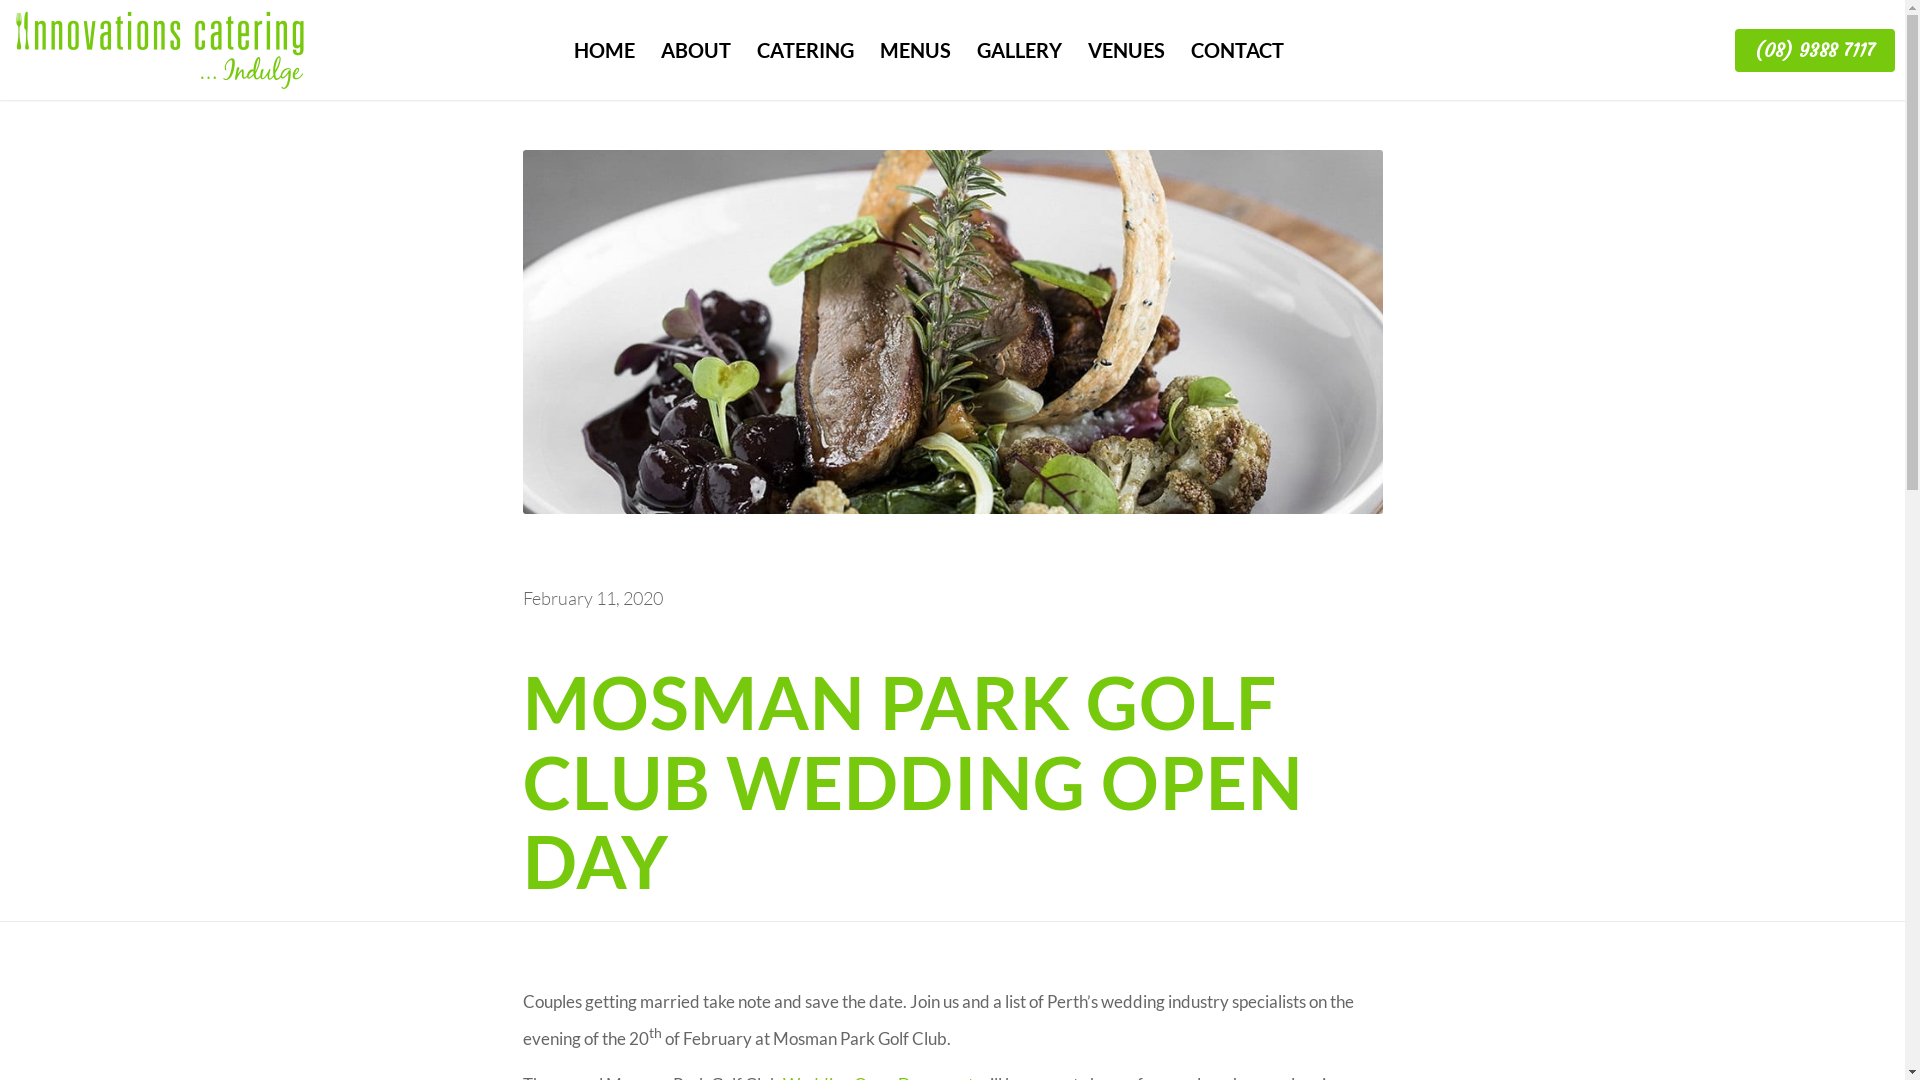  Describe the element at coordinates (1019, 59) in the screenshot. I see `'GALLERY'` at that location.